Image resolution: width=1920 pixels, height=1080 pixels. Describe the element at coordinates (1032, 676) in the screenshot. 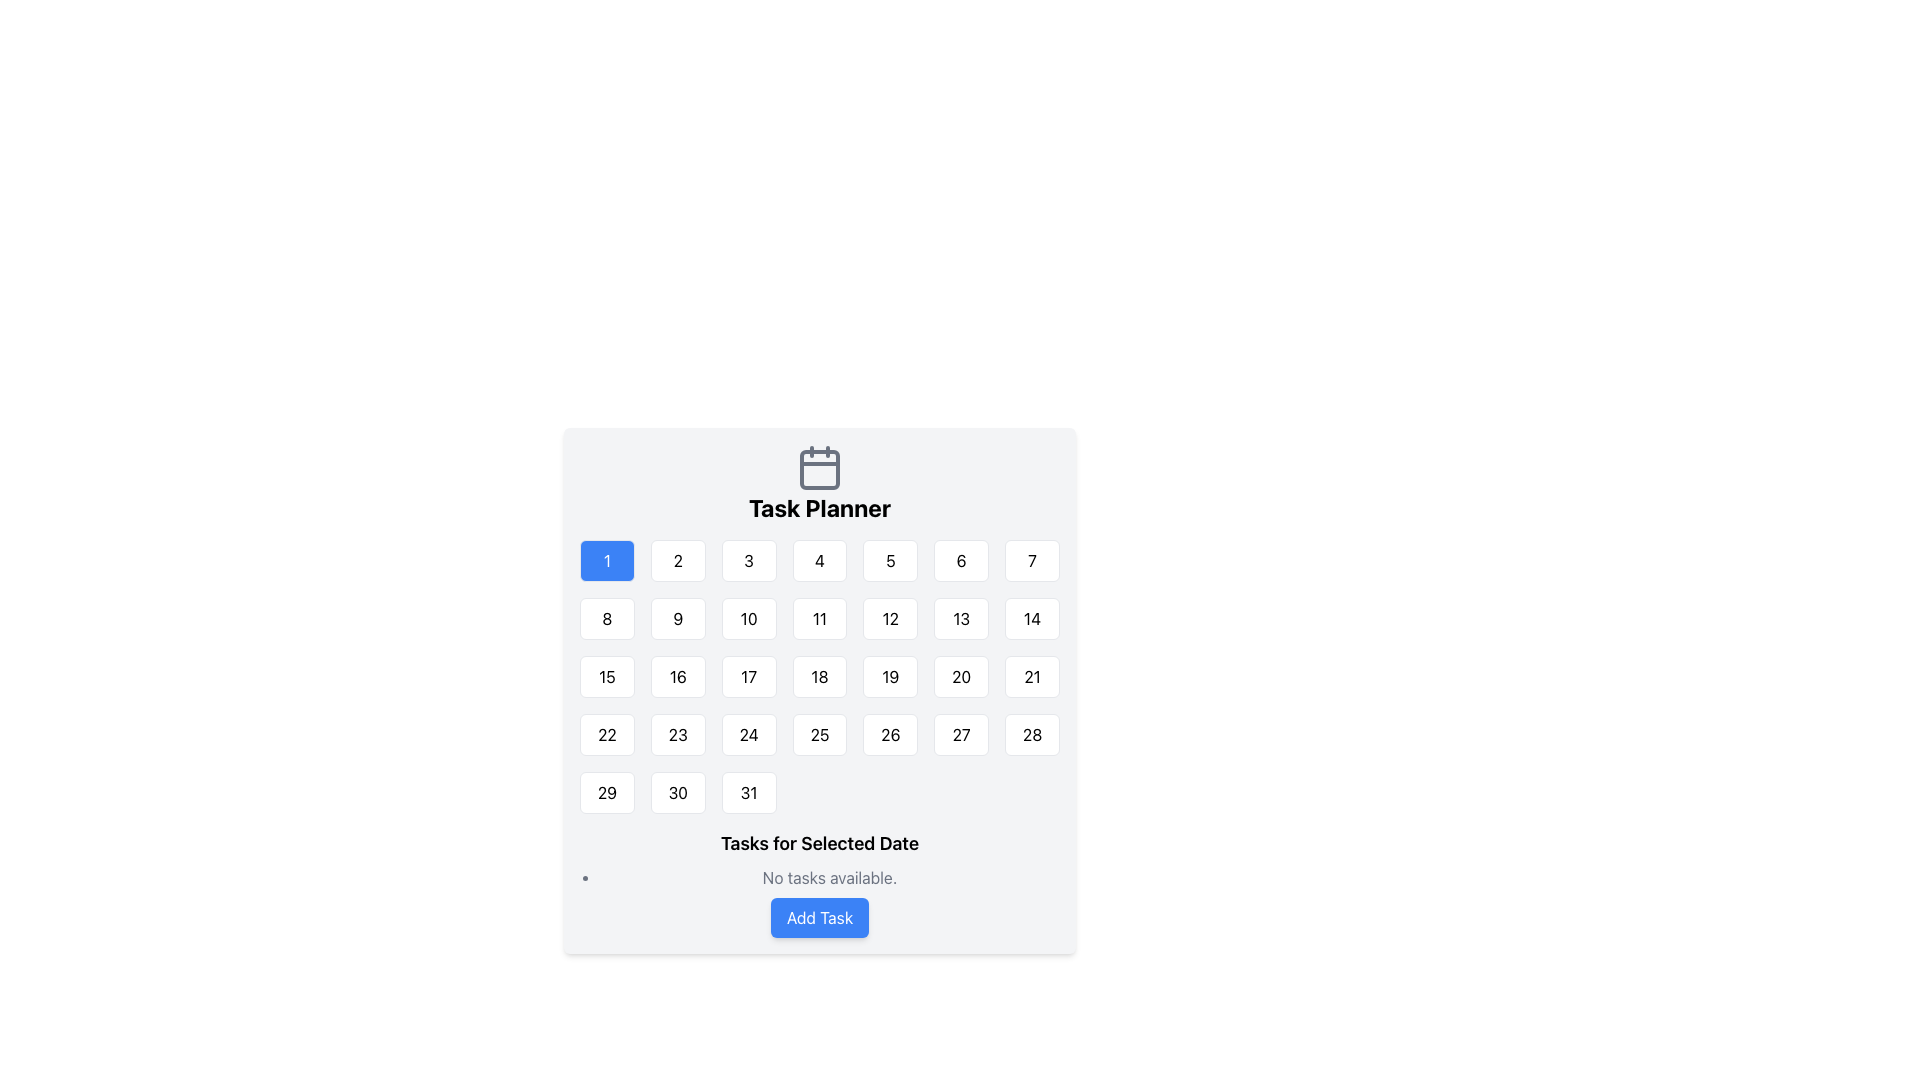

I see `the button displaying '21' located in the third row and seventh column of the grid layout` at that location.